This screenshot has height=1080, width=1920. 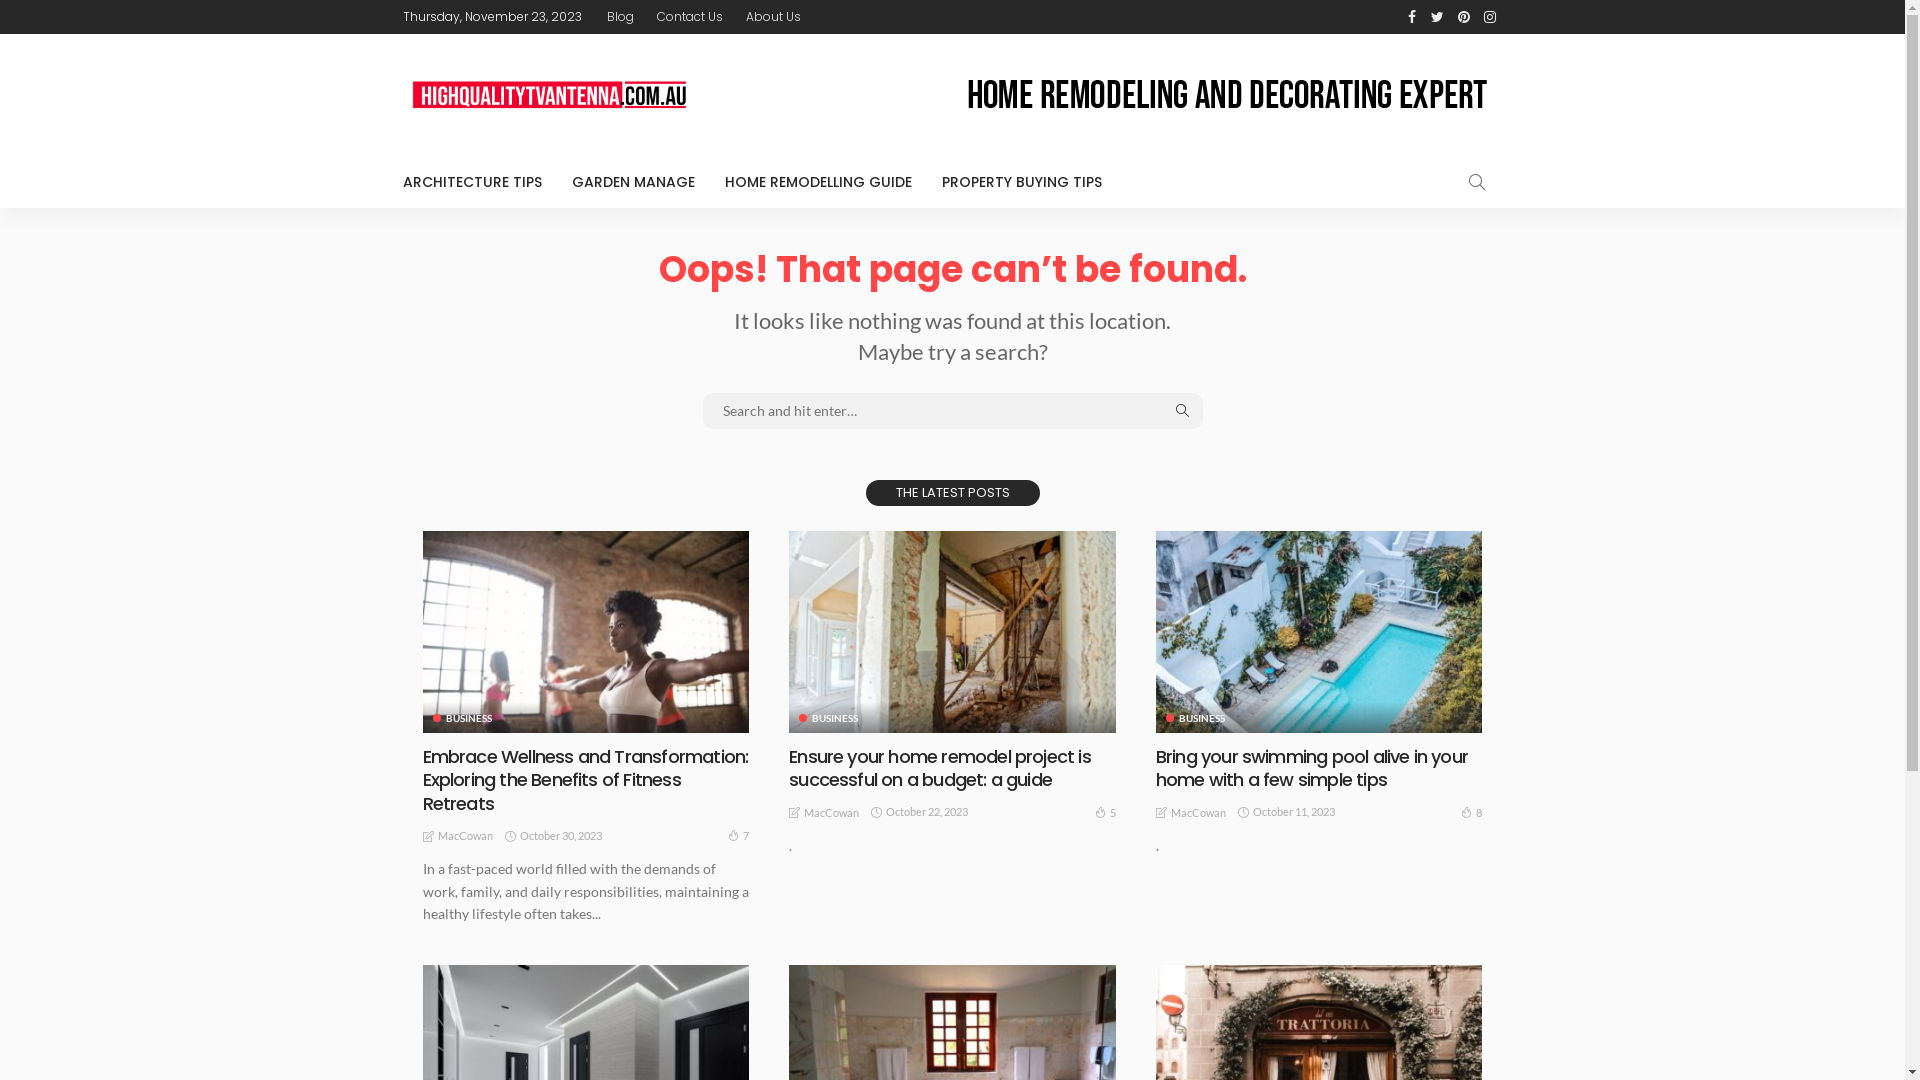 I want to click on 'search', so click(x=1449, y=181).